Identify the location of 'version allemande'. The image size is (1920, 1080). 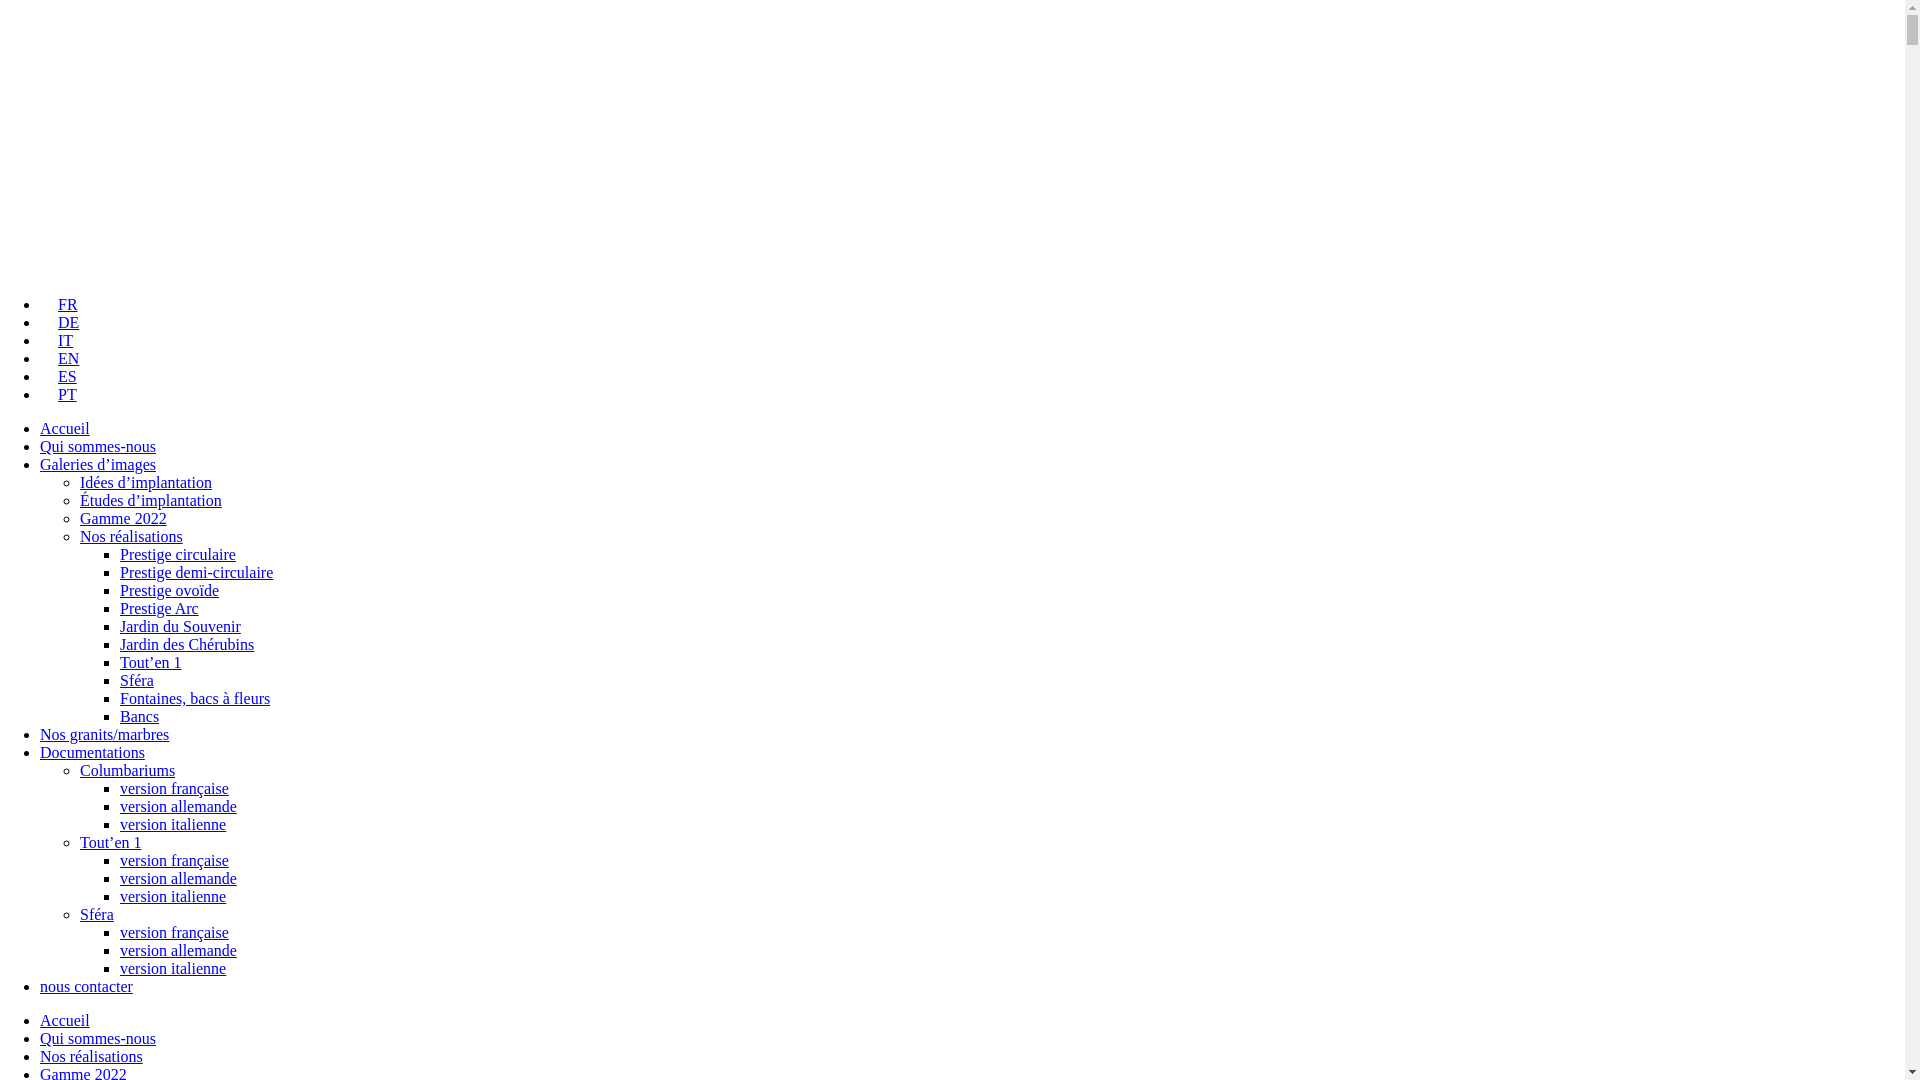
(119, 805).